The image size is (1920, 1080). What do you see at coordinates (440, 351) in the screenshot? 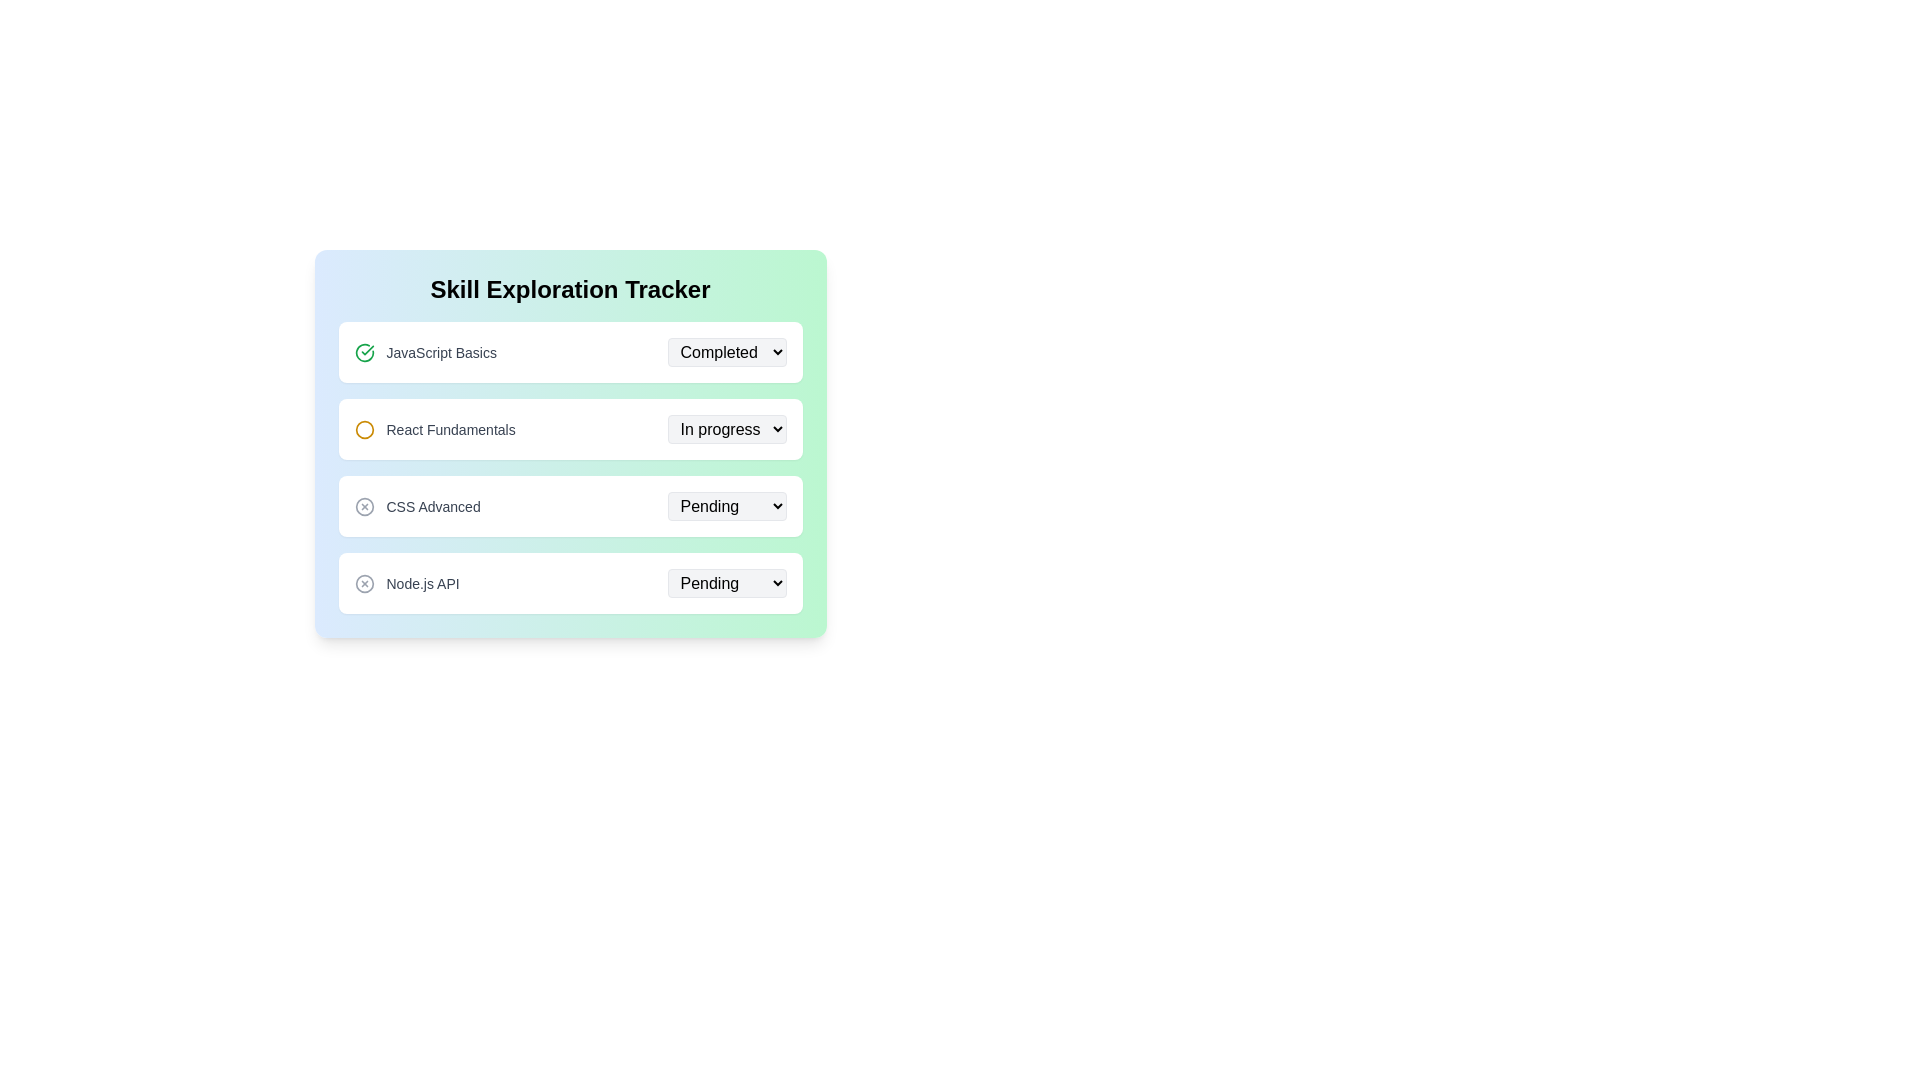
I see `the text label displaying 'JavaScript Basics' in gray color located in the first row of the 'Skill Exploration Tracker' list` at bounding box center [440, 351].